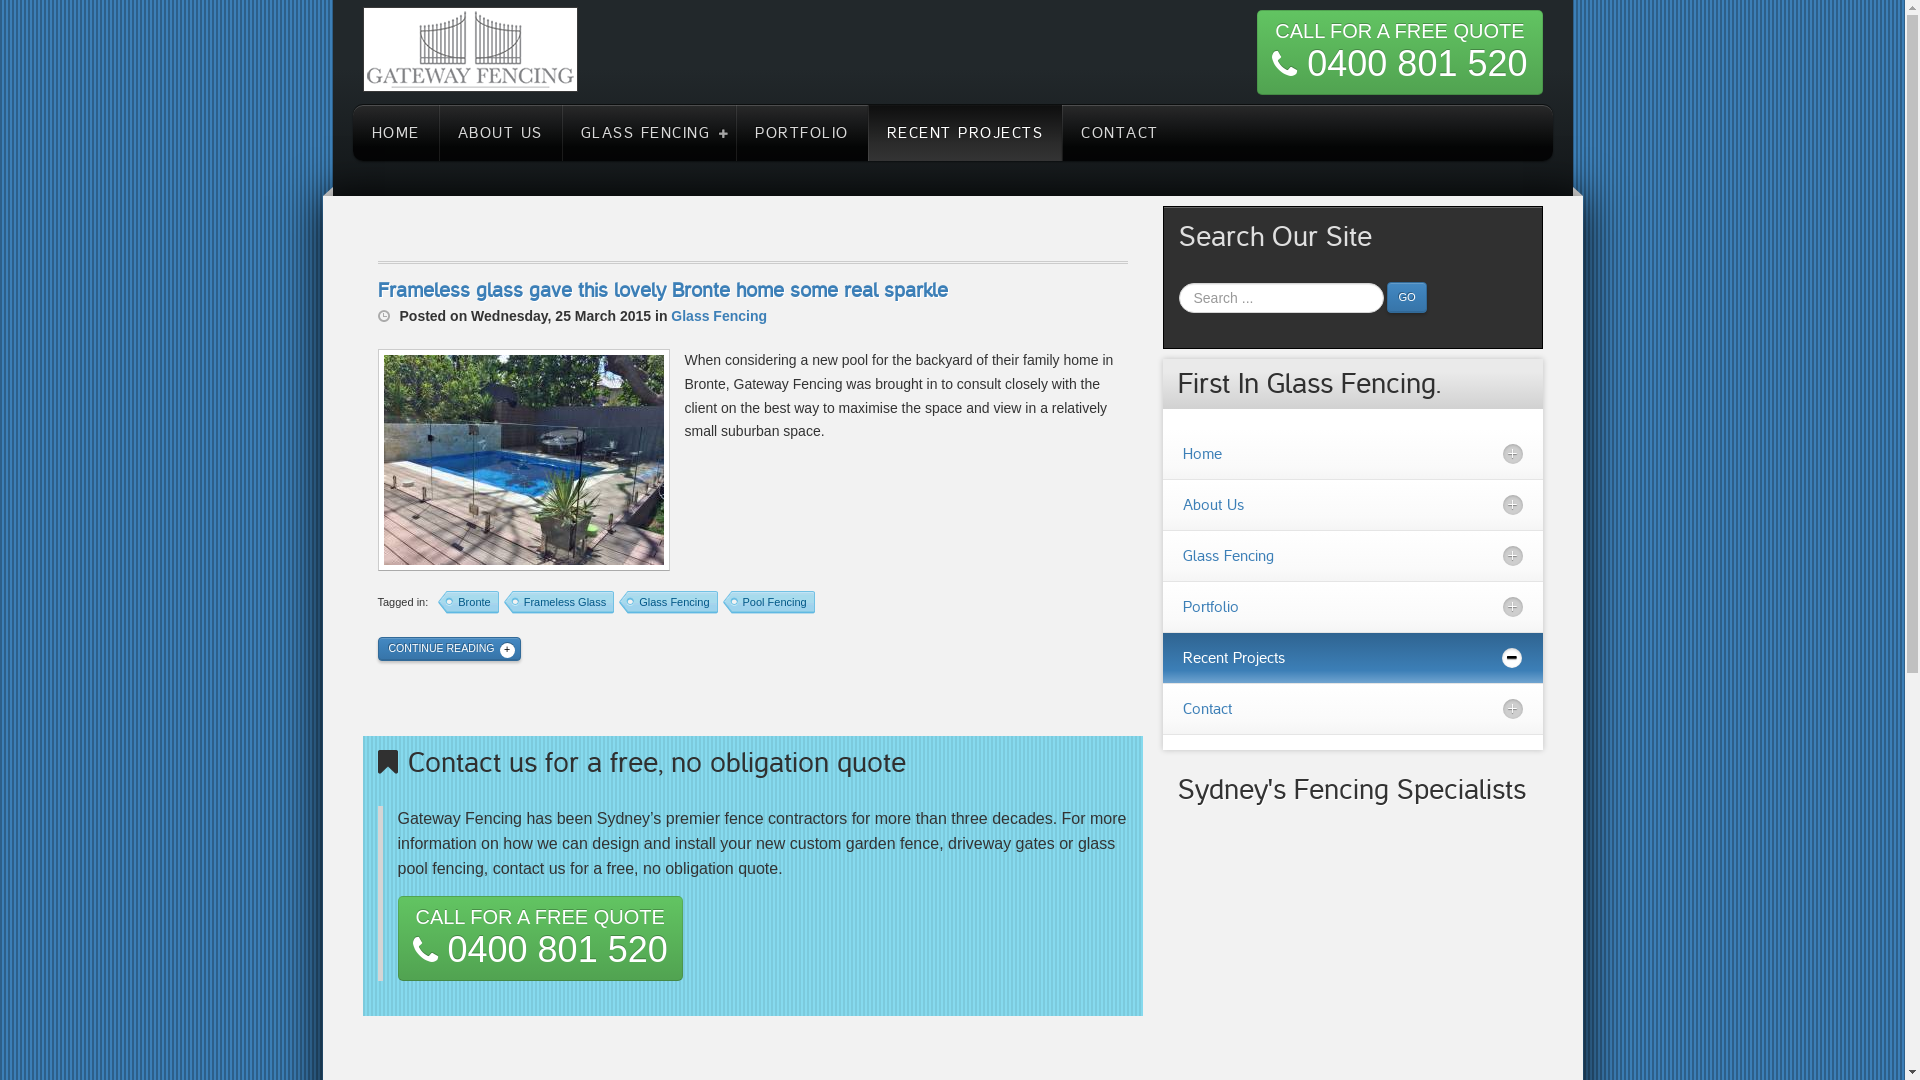  What do you see at coordinates (868, 132) in the screenshot?
I see `'RECENT PROJECTS'` at bounding box center [868, 132].